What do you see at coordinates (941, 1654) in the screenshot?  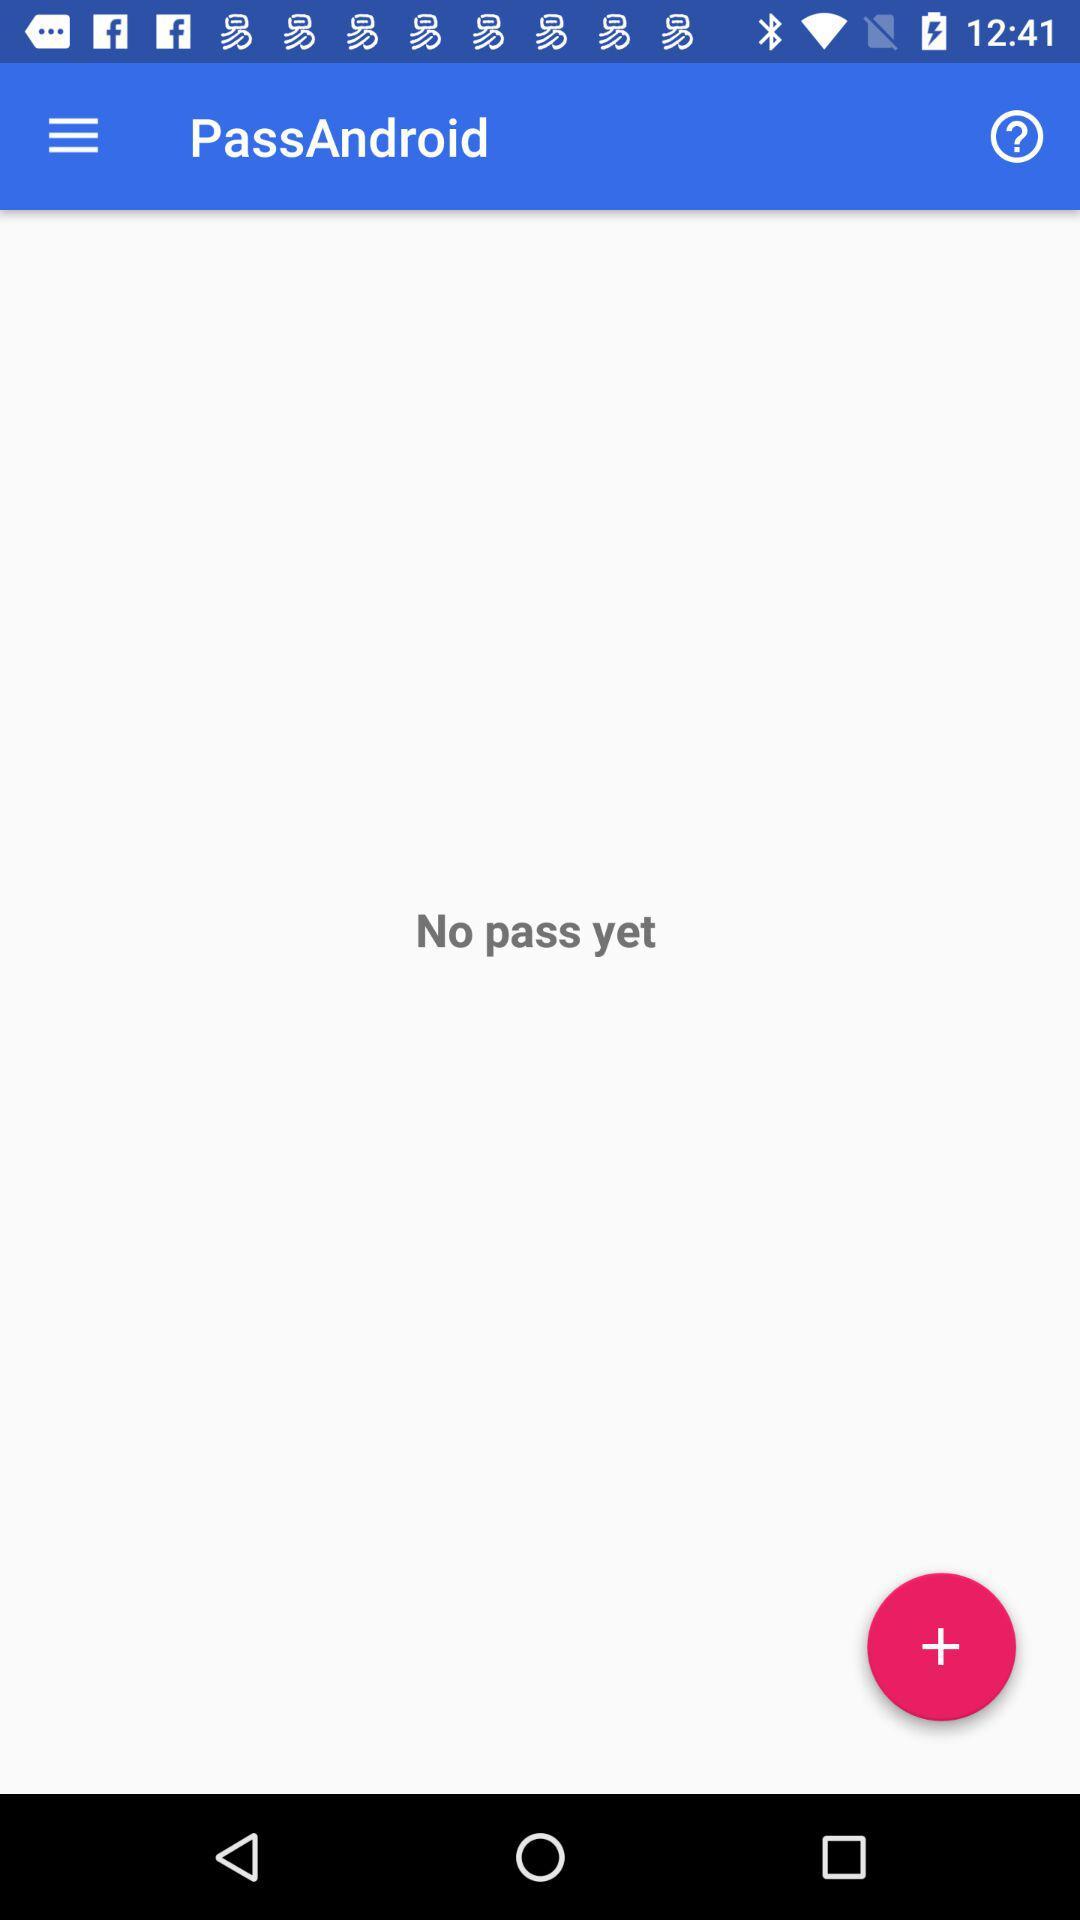 I see `the add icon` at bounding box center [941, 1654].